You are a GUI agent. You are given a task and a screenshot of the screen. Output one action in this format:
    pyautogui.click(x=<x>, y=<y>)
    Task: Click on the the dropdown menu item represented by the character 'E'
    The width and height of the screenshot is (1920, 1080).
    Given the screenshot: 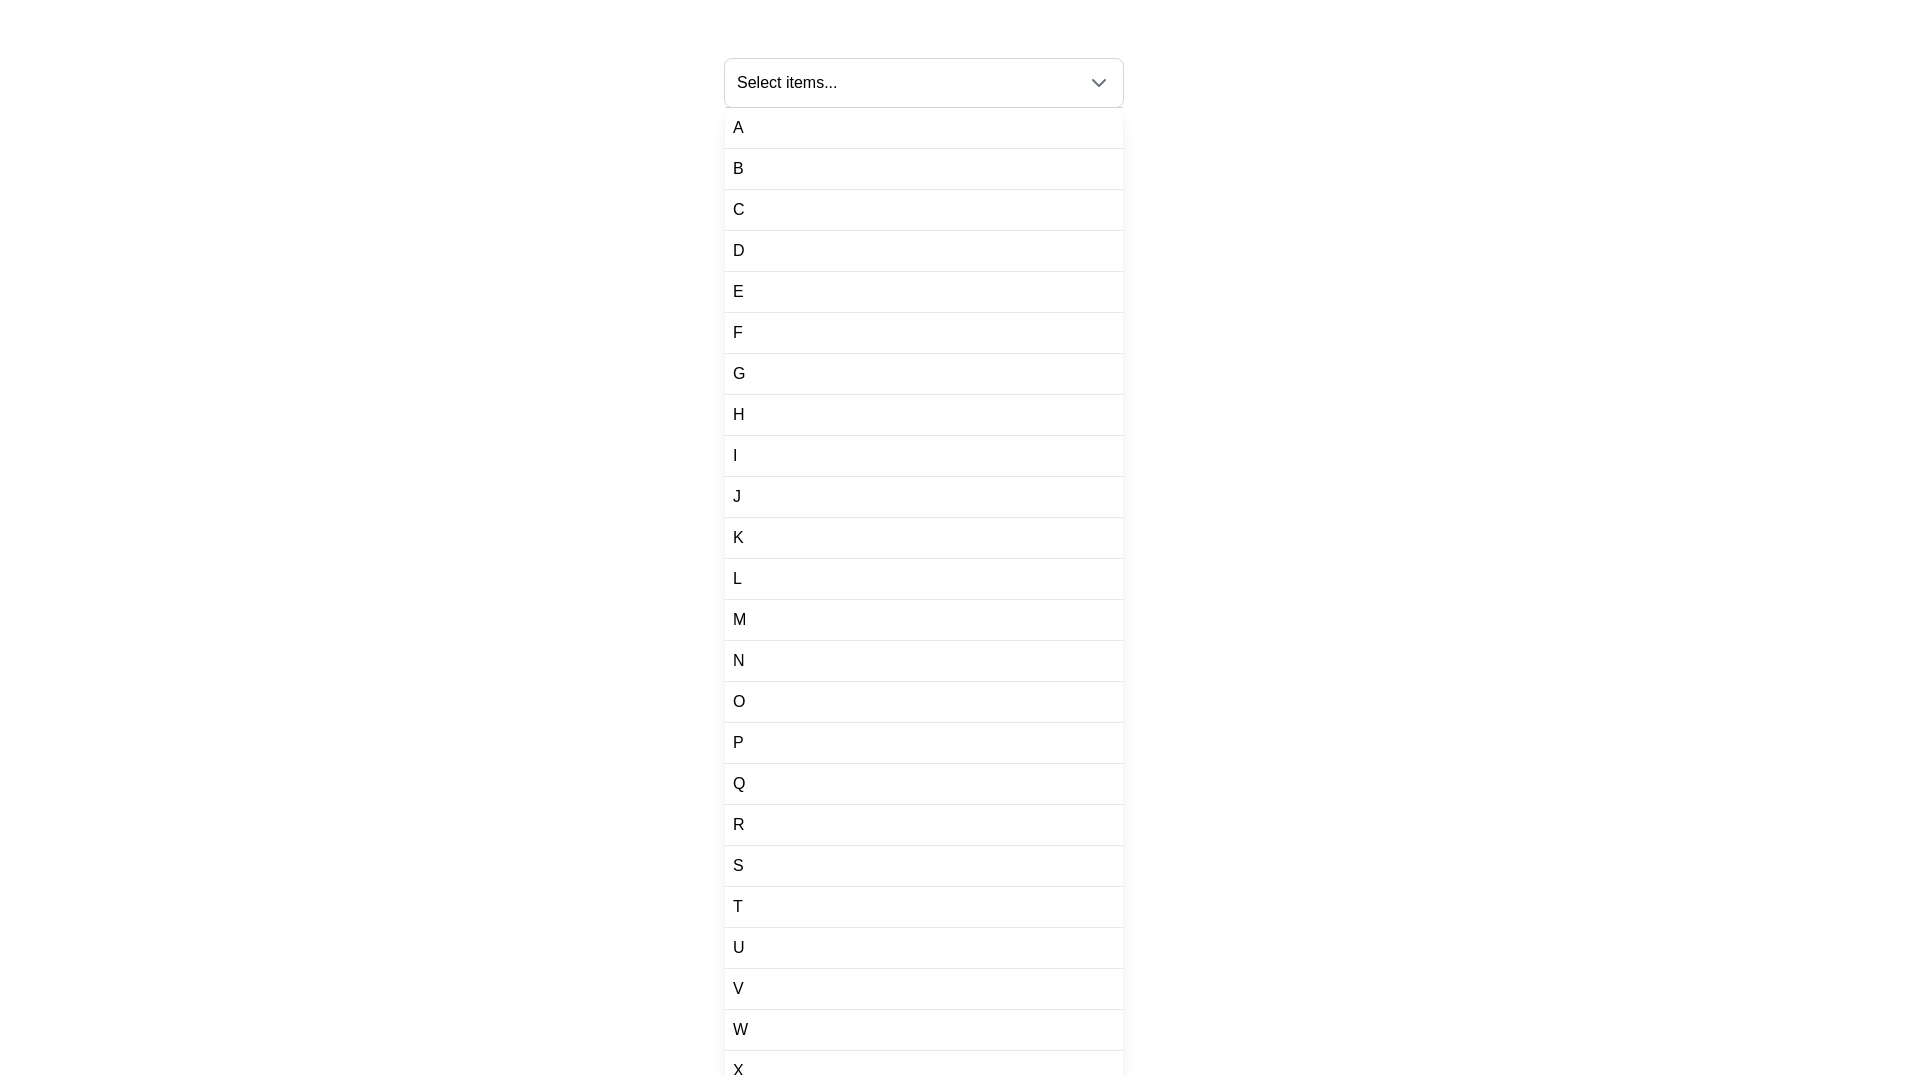 What is the action you would take?
    pyautogui.click(x=737, y=292)
    